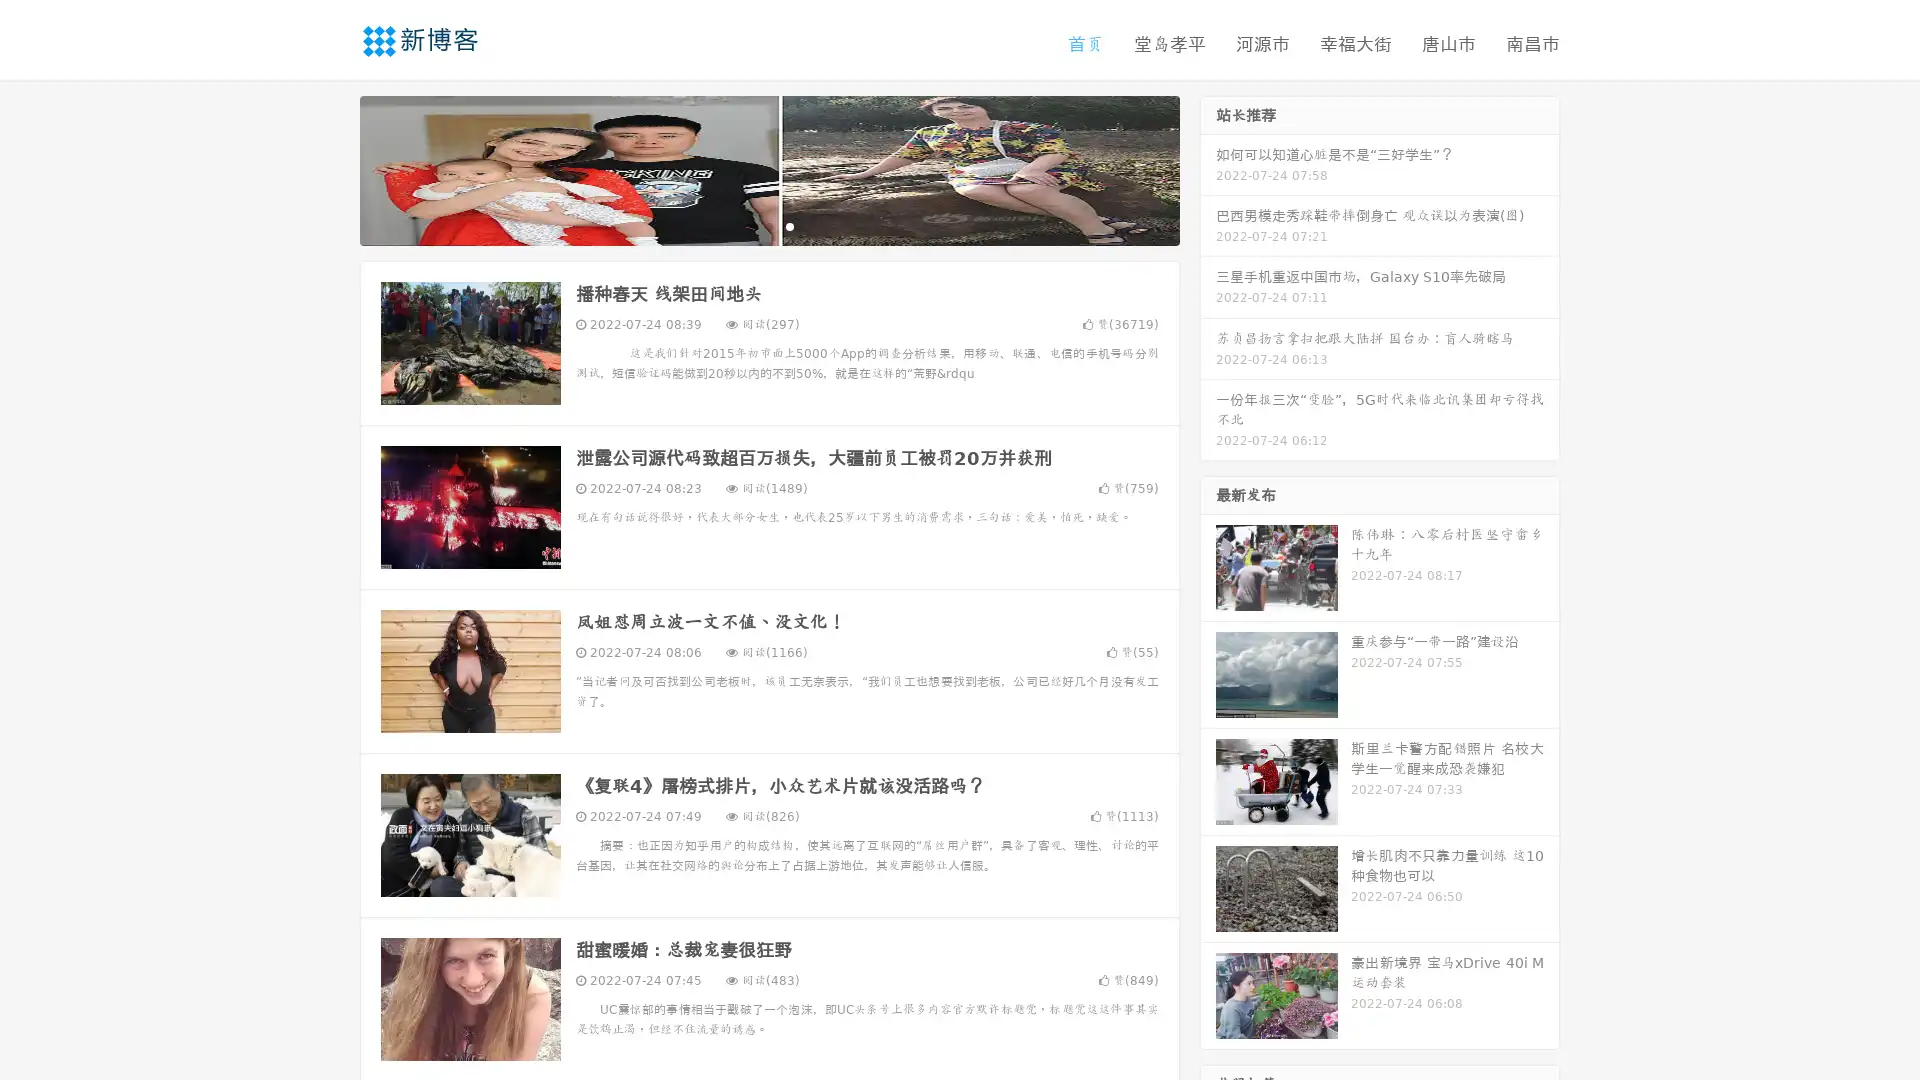 The width and height of the screenshot is (1920, 1080). Describe the element at coordinates (748, 225) in the screenshot. I see `Go to slide 1` at that location.